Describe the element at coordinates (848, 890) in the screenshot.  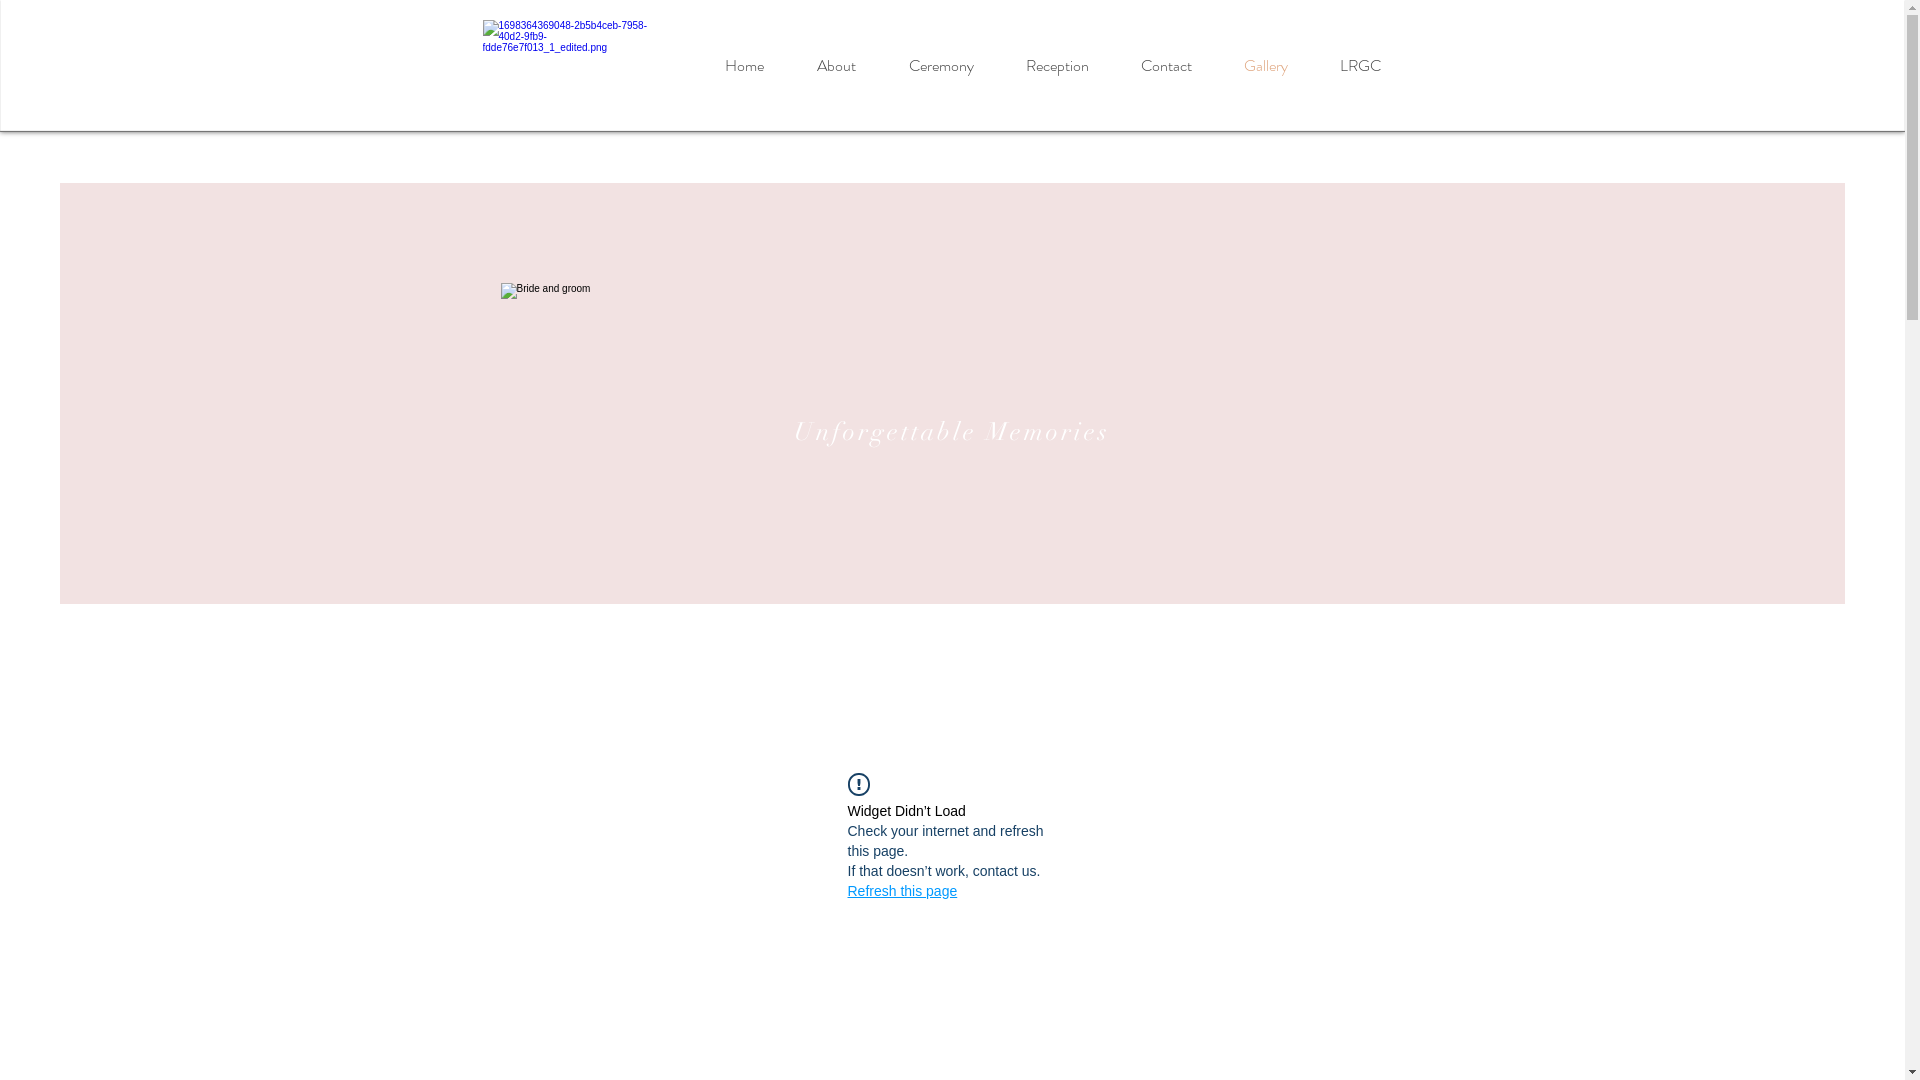
I see `'Refresh this page'` at that location.